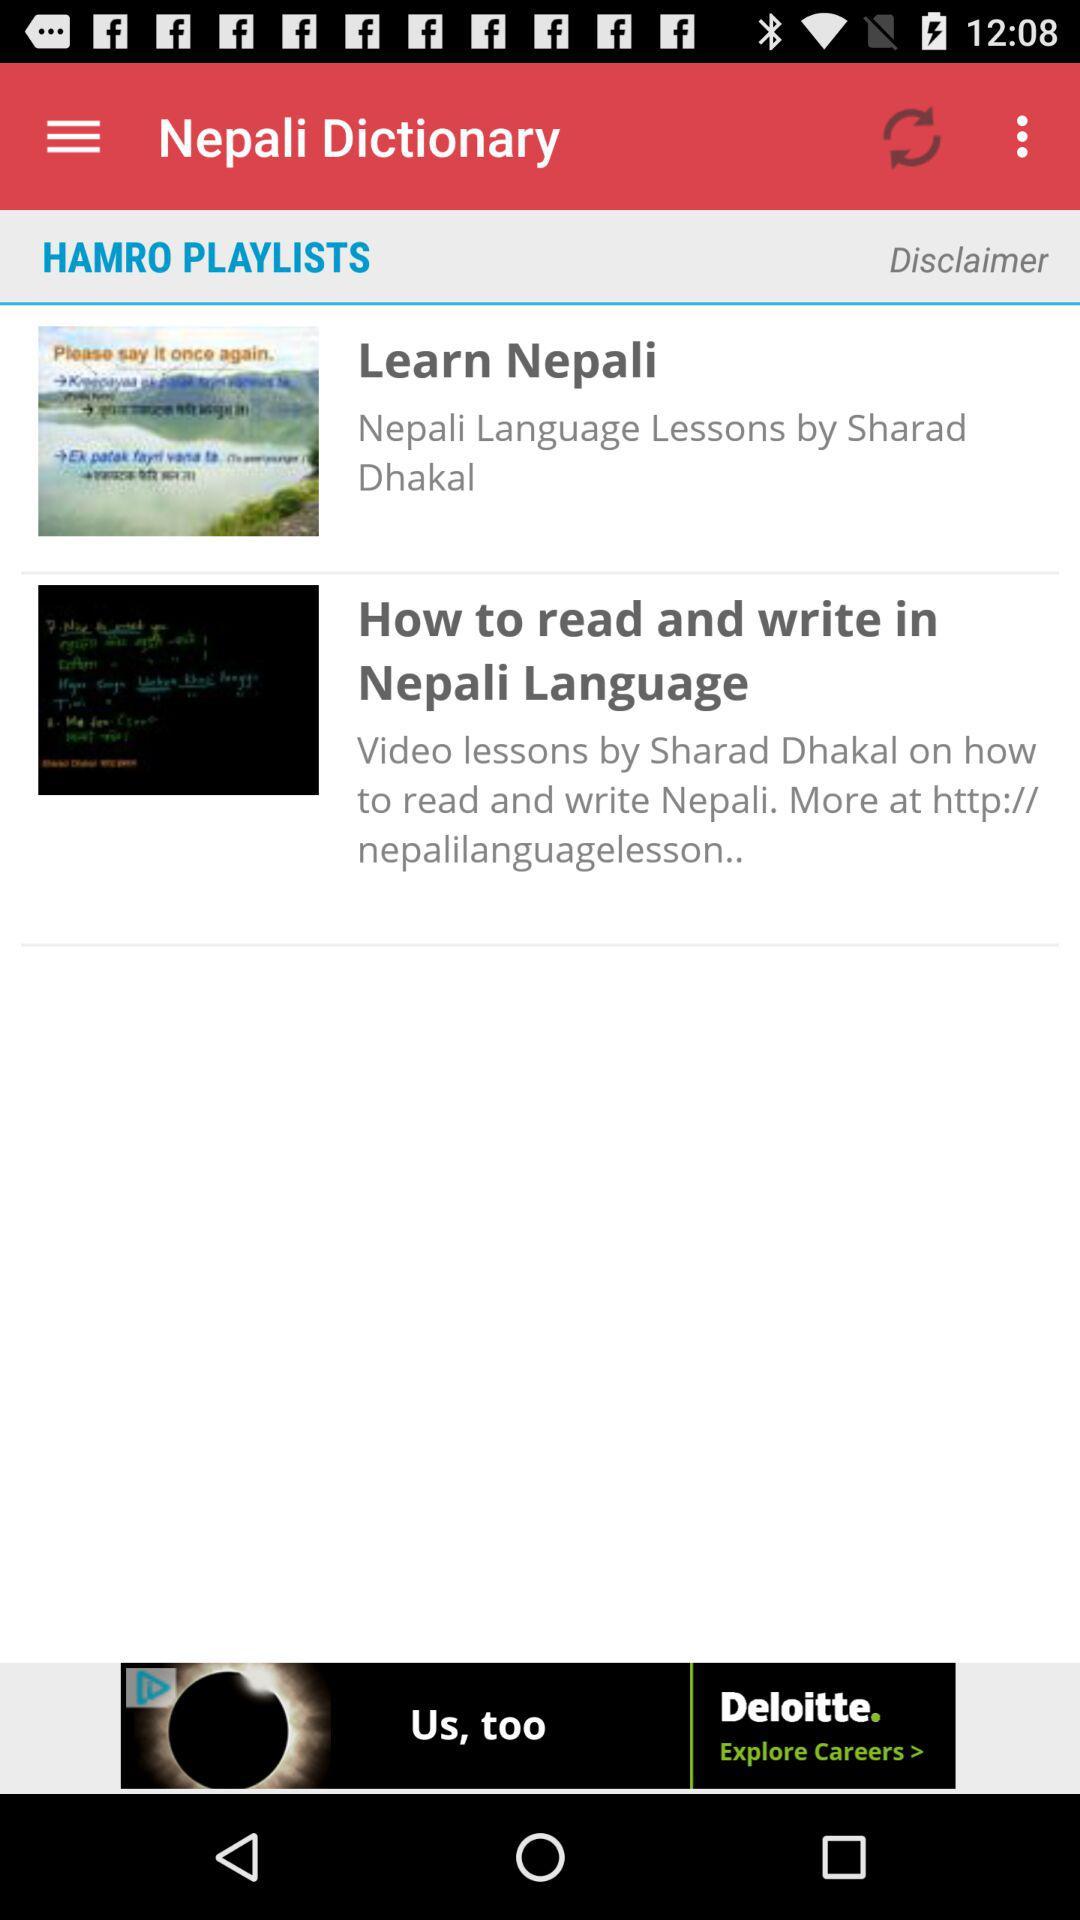 This screenshot has width=1080, height=1920. I want to click on advert, so click(540, 1727).